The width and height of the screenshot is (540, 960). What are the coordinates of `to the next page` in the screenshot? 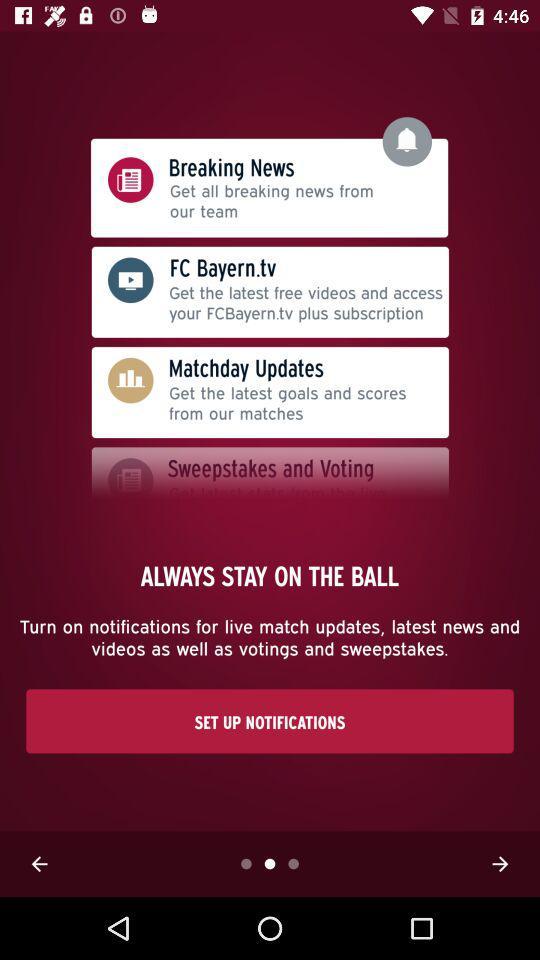 It's located at (499, 863).